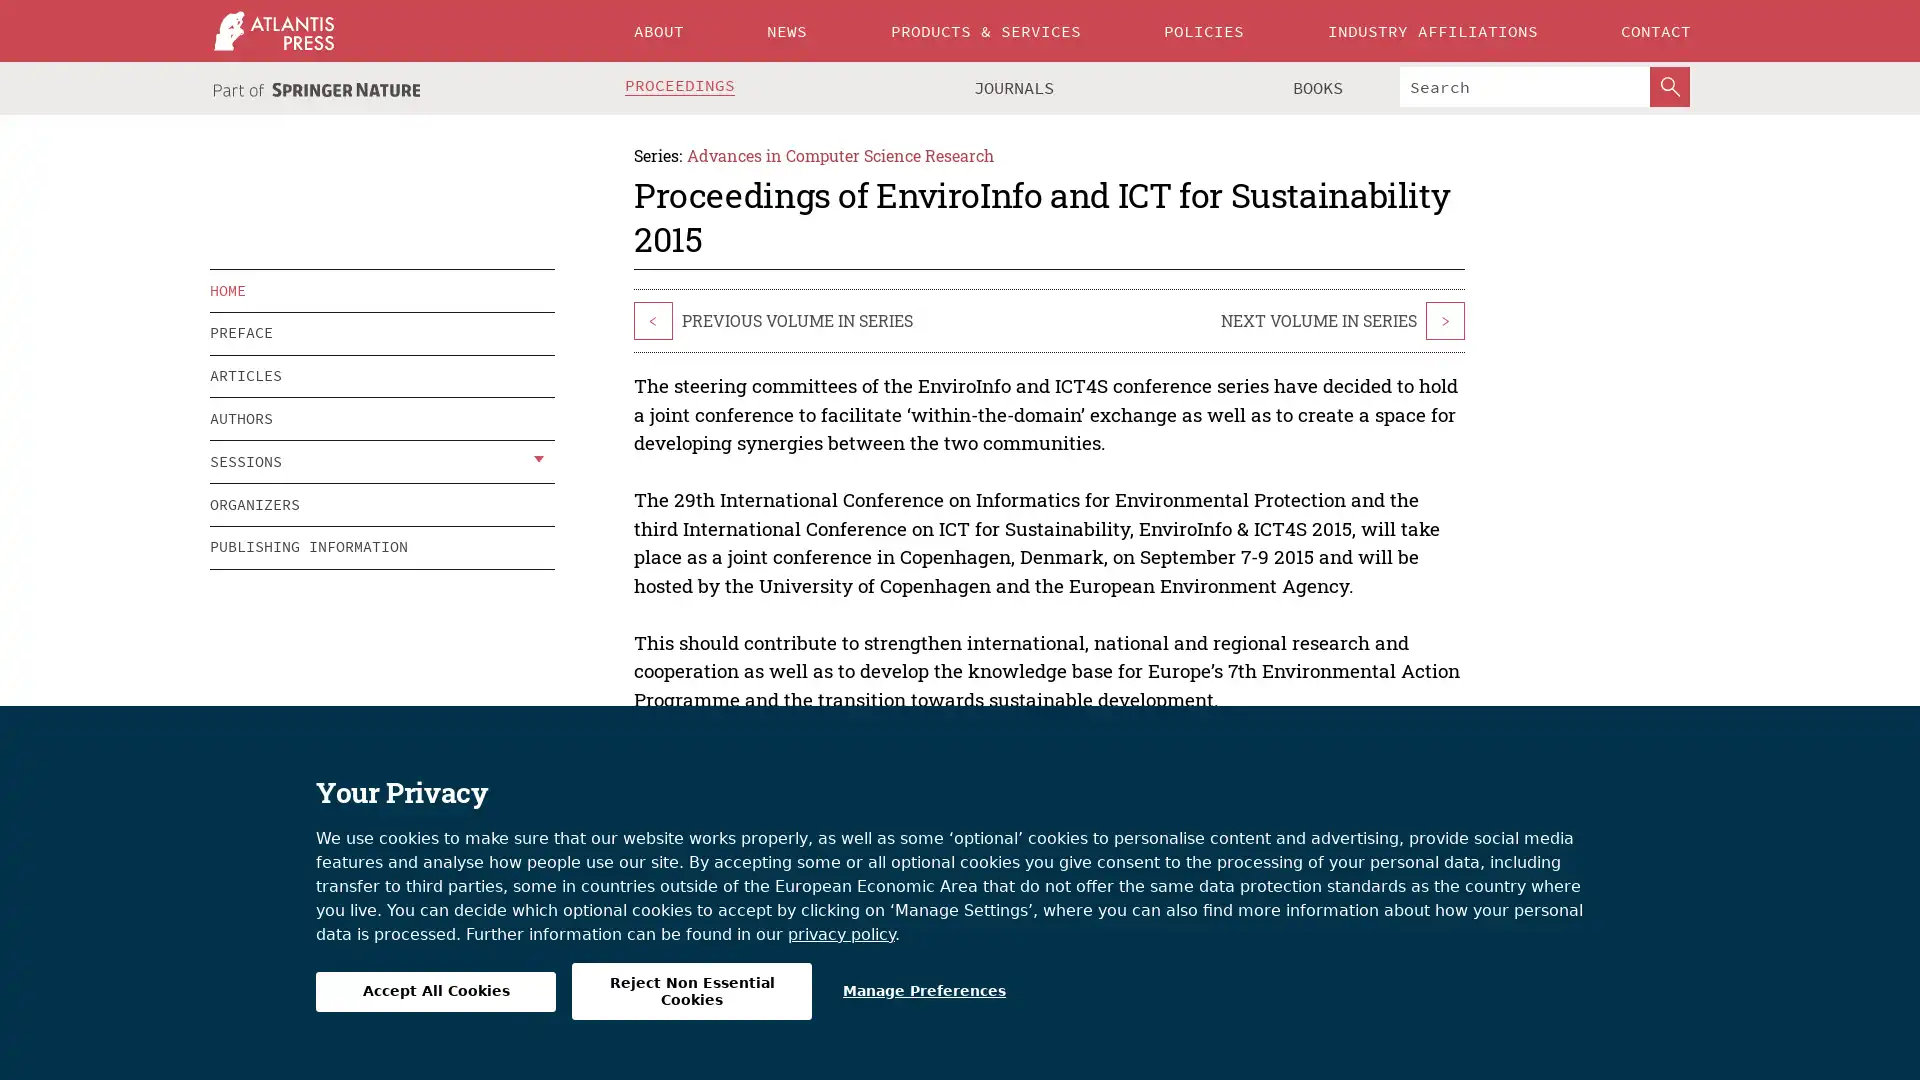 The height and width of the screenshot is (1080, 1920). What do you see at coordinates (923, 991) in the screenshot?
I see `Manage Preferences` at bounding box center [923, 991].